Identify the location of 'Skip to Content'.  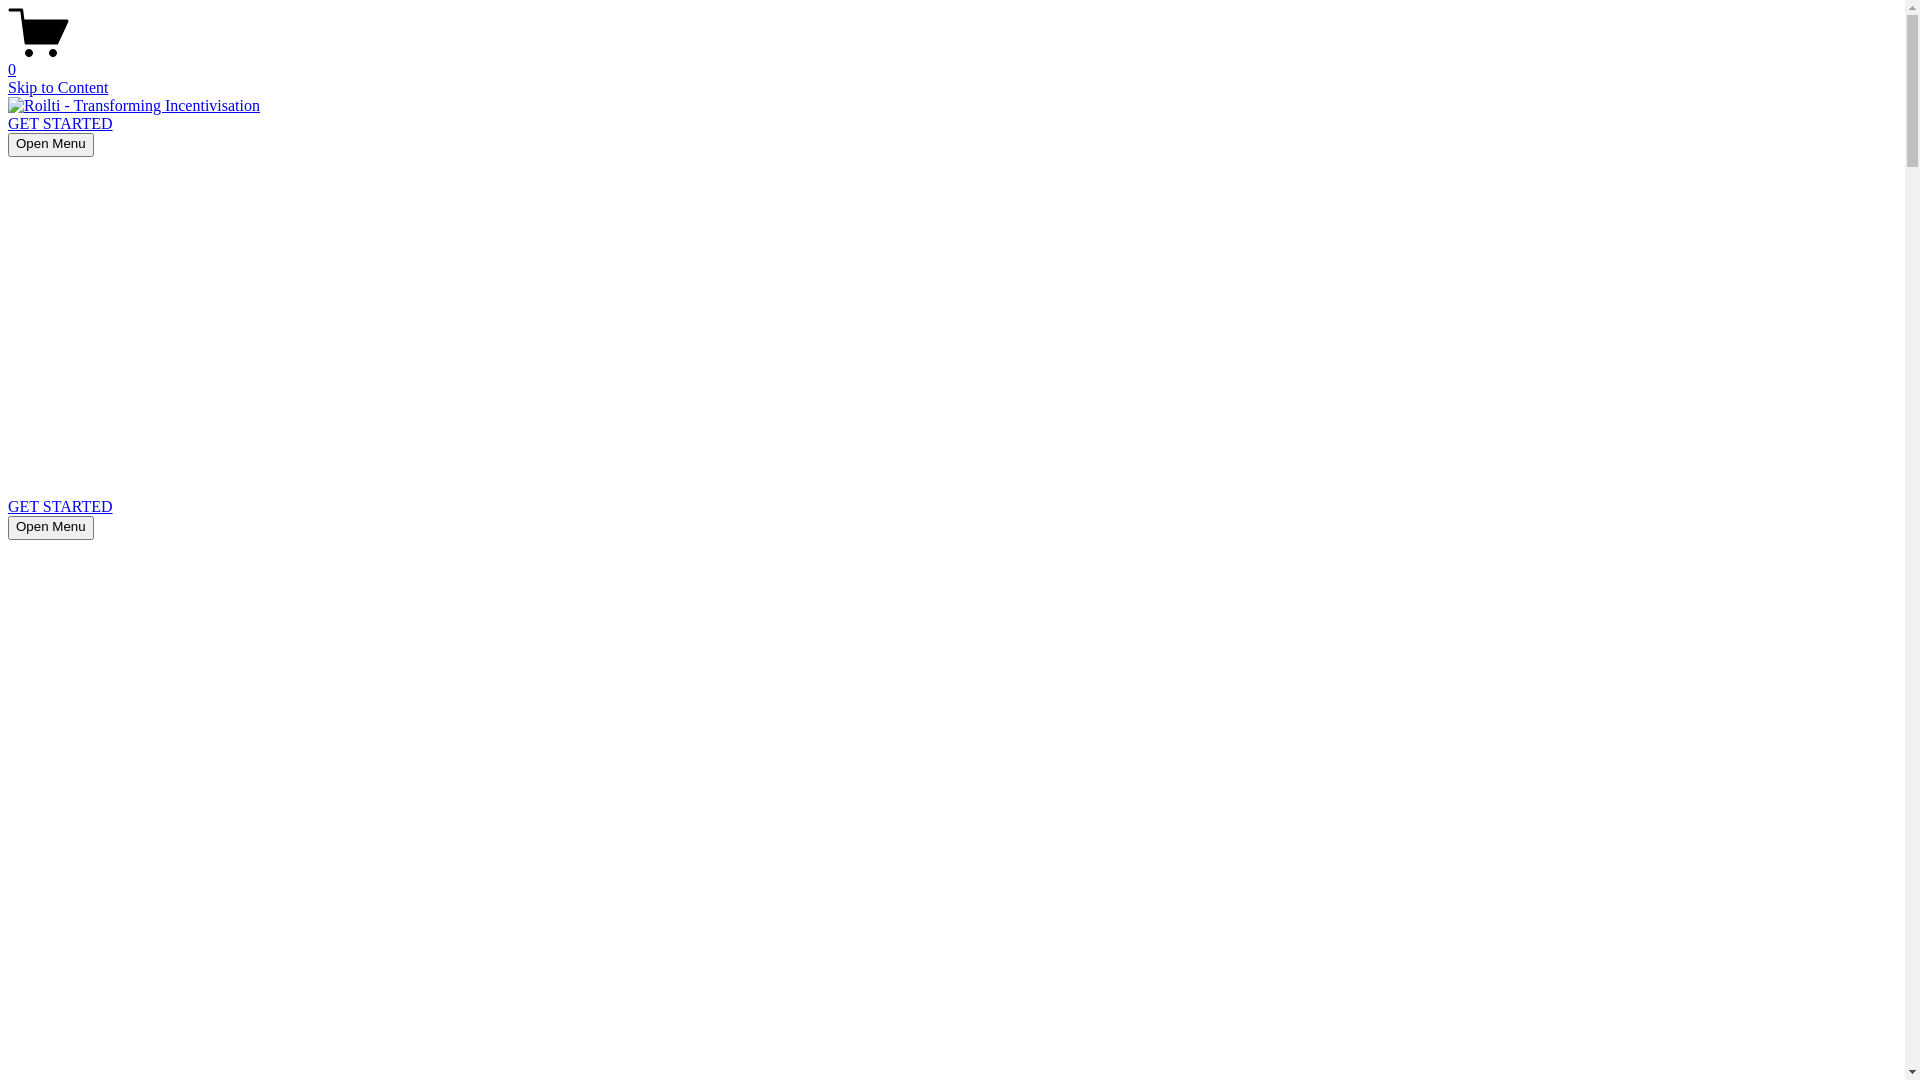
(8, 86).